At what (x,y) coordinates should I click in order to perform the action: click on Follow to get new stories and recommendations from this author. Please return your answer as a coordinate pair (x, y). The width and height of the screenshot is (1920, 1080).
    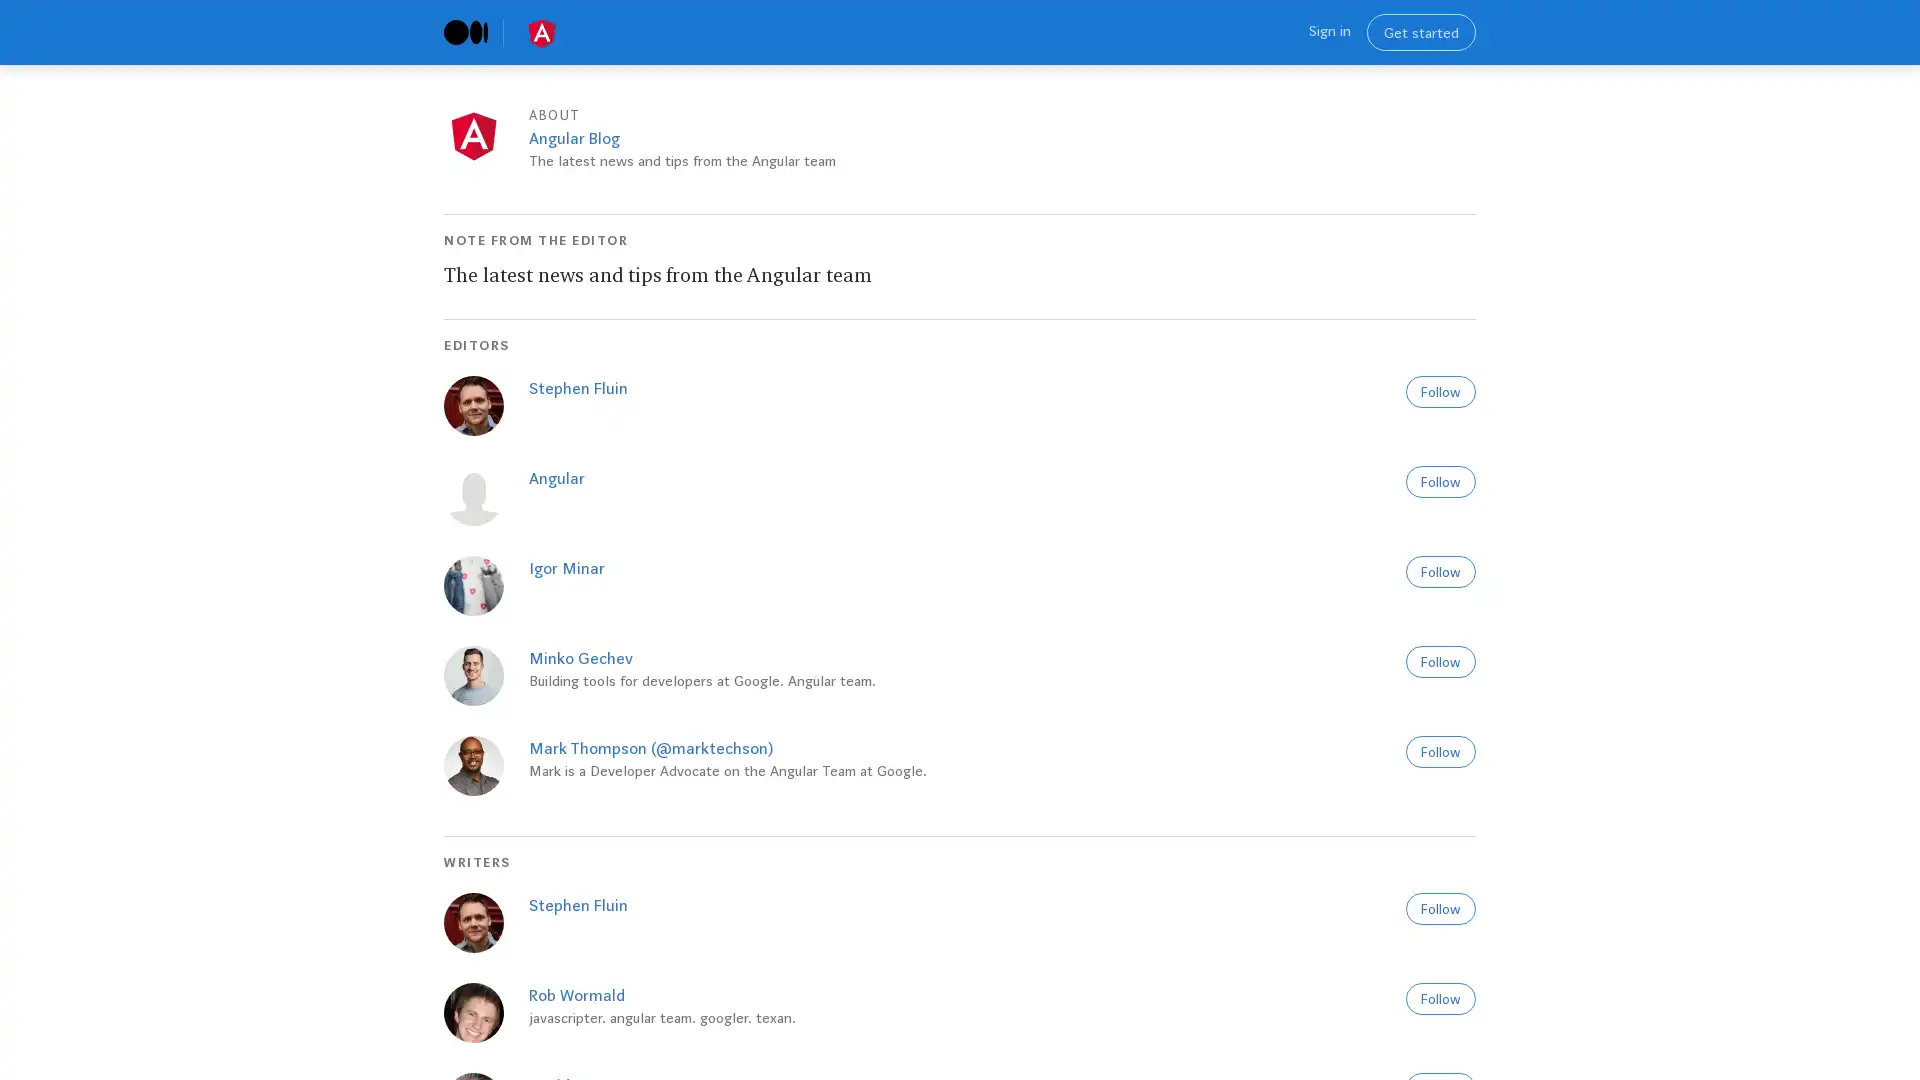
    Looking at the image, I should click on (1440, 660).